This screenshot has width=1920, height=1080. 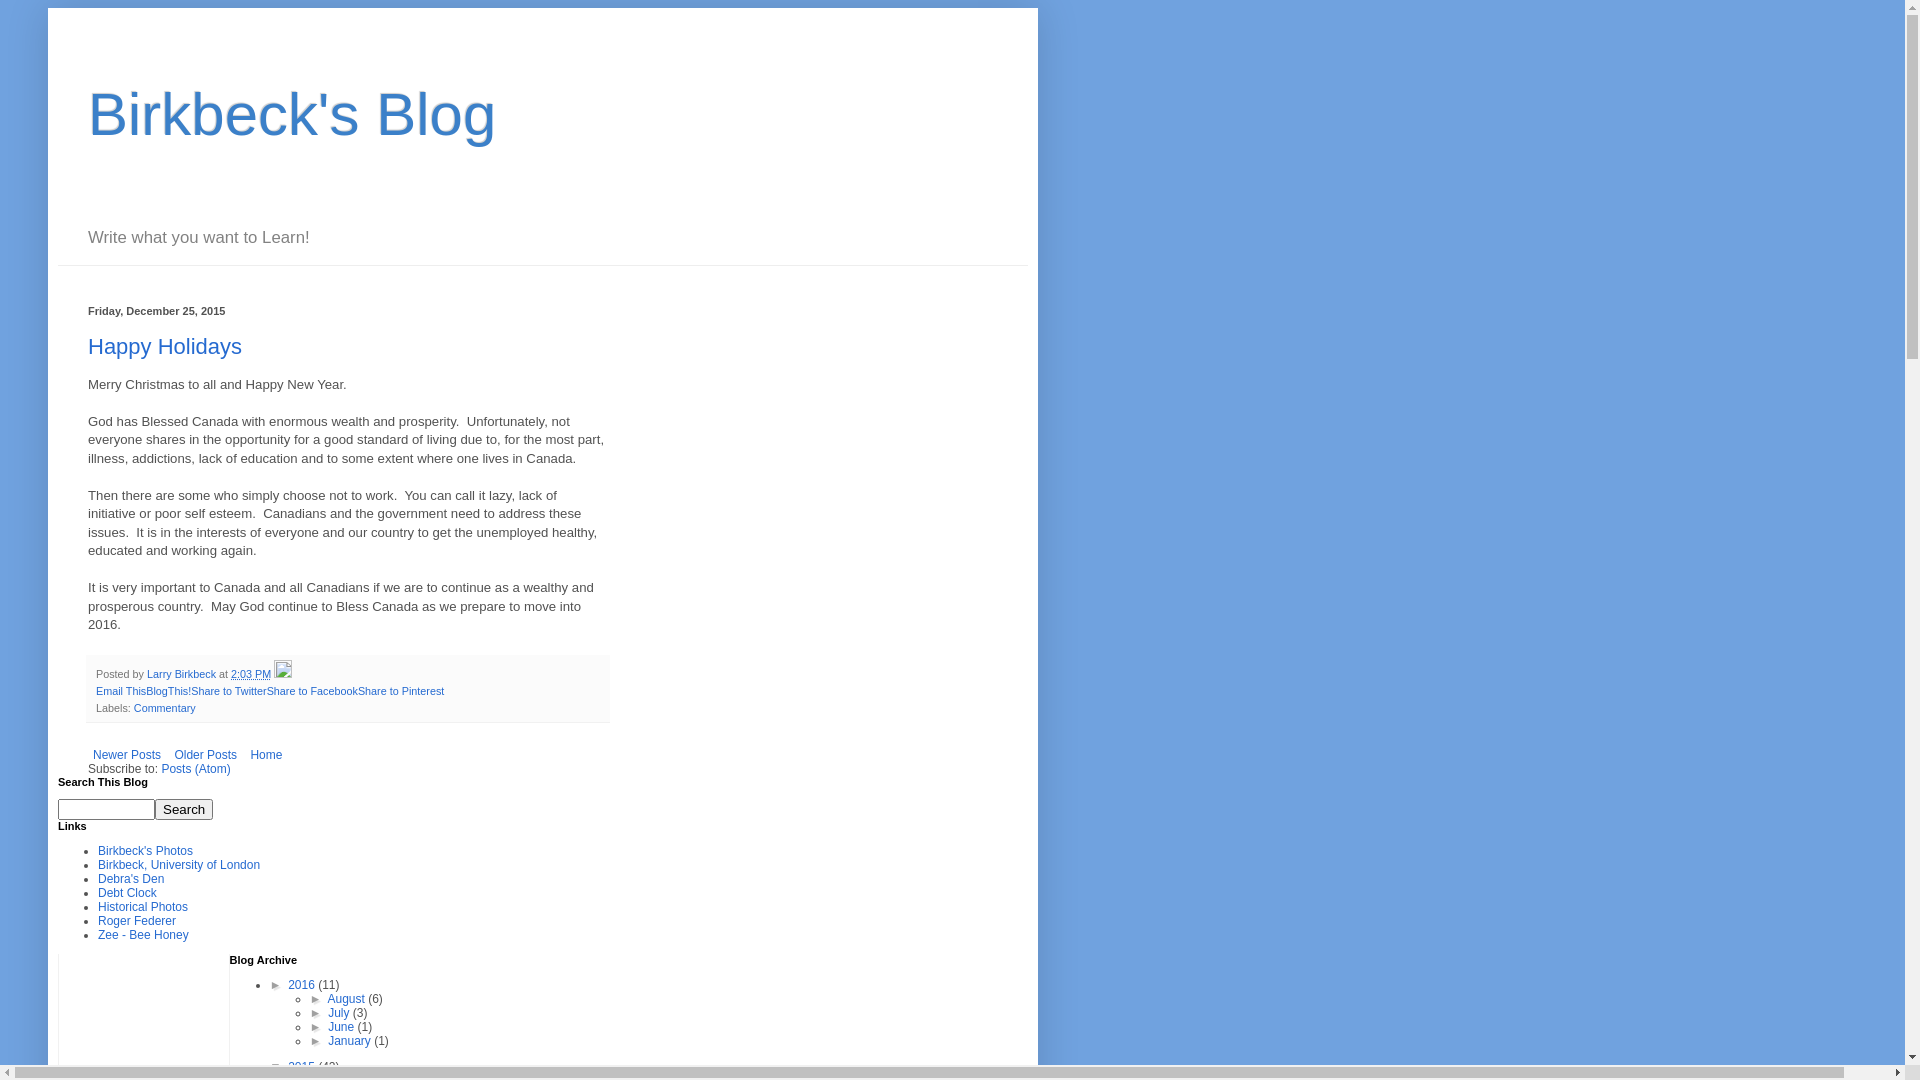 What do you see at coordinates (348, 999) in the screenshot?
I see `'August'` at bounding box center [348, 999].